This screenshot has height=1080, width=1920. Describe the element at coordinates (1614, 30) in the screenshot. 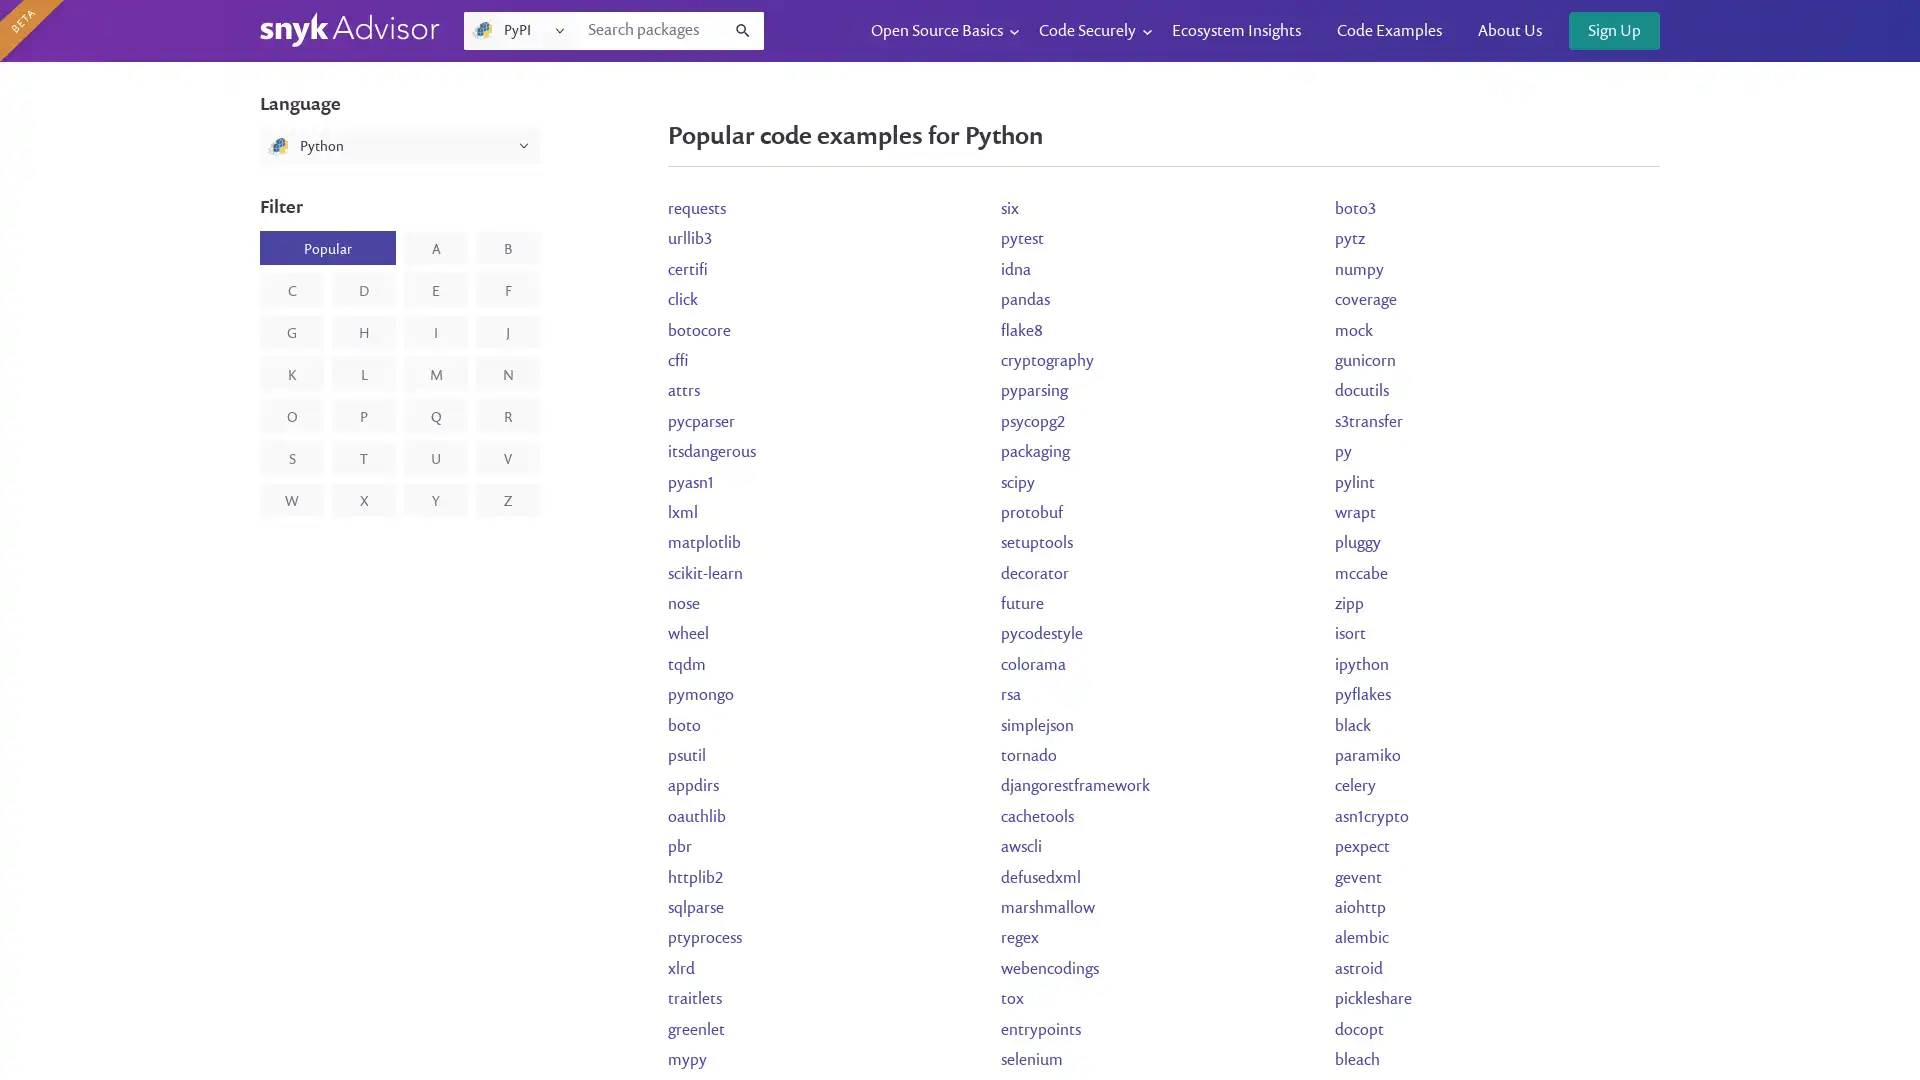

I see `Sign Up` at that location.